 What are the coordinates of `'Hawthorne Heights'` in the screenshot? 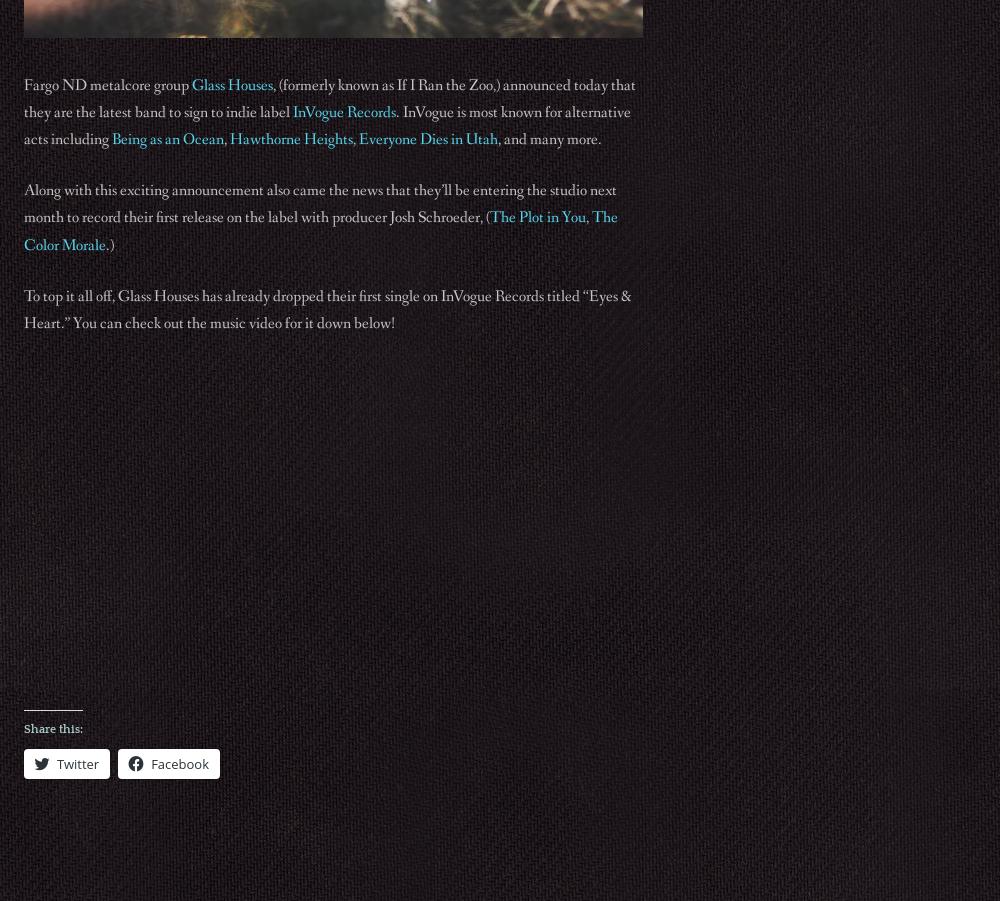 It's located at (291, 138).